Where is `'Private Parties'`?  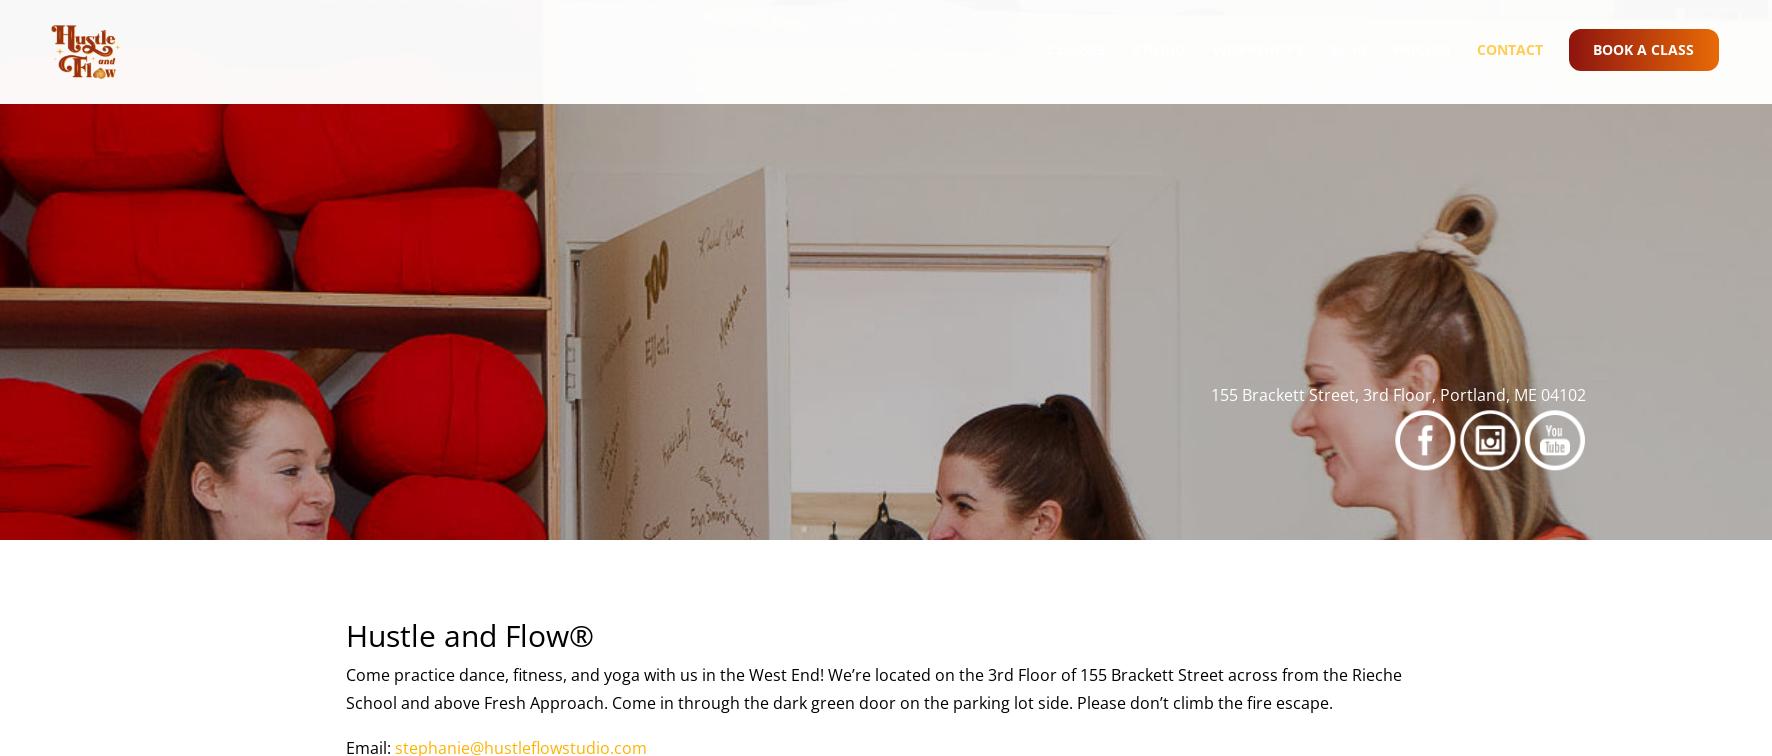
'Private Parties' is located at coordinates (1232, 324).